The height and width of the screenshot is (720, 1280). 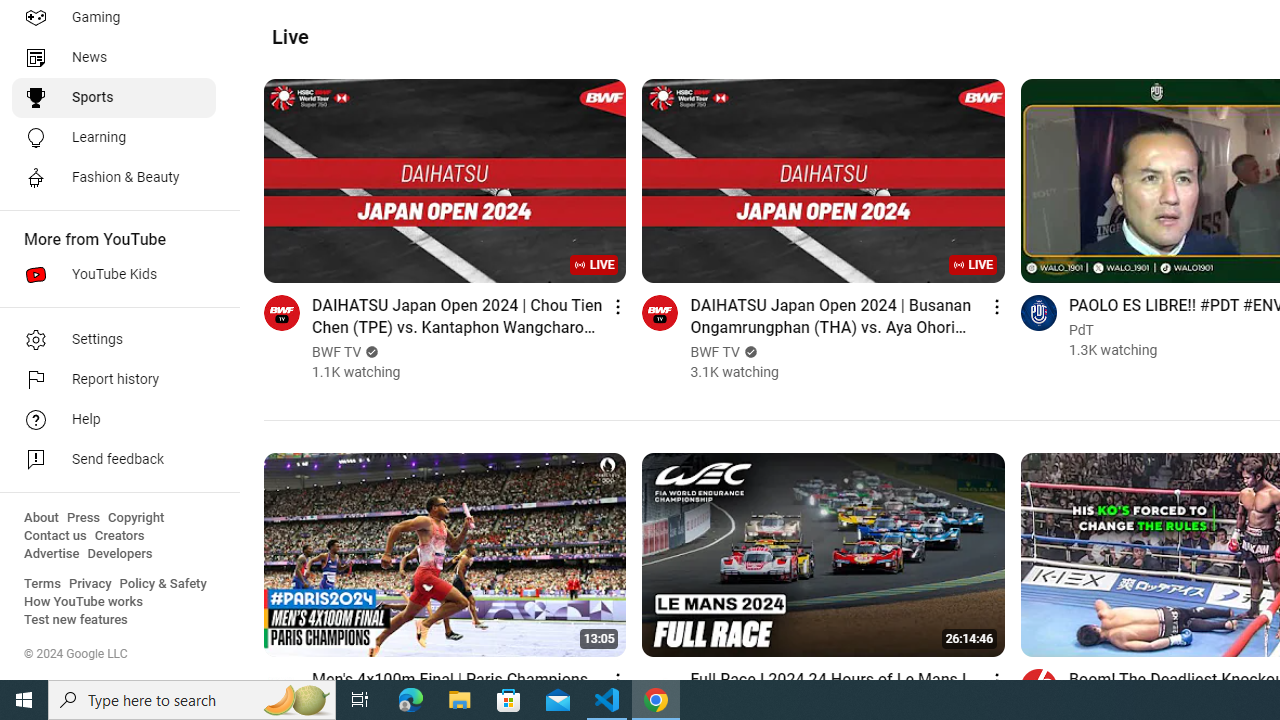 What do you see at coordinates (76, 619) in the screenshot?
I see `'Test new features'` at bounding box center [76, 619].